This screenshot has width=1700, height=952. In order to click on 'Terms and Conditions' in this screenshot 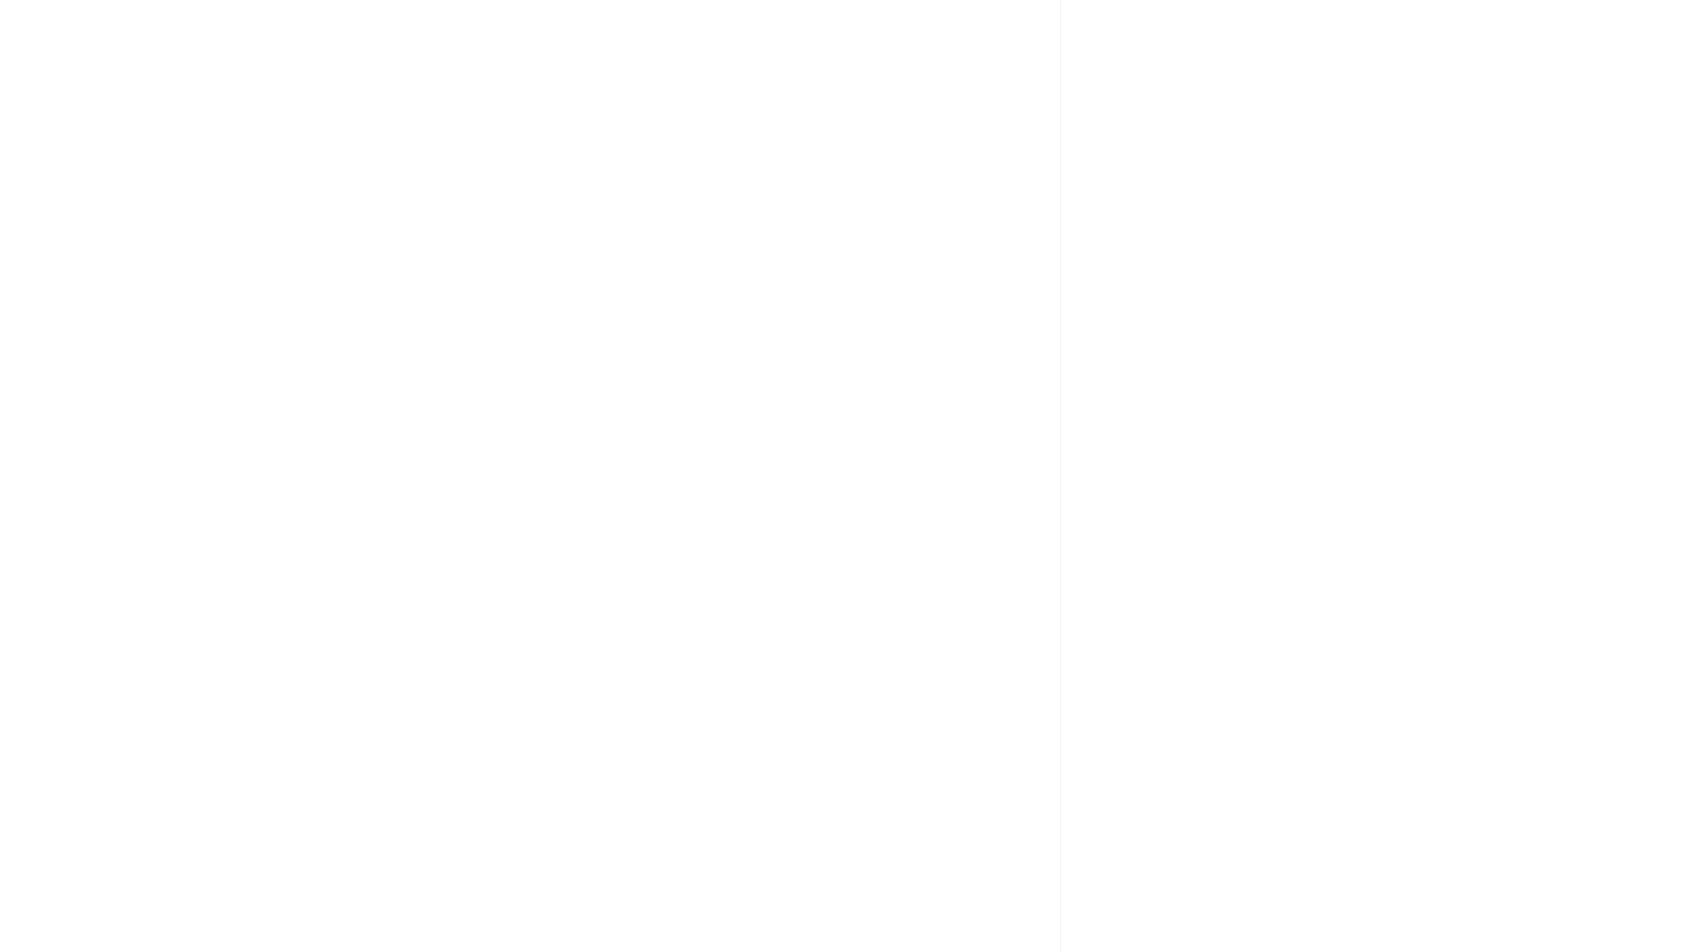, I will do `click(473, 486)`.